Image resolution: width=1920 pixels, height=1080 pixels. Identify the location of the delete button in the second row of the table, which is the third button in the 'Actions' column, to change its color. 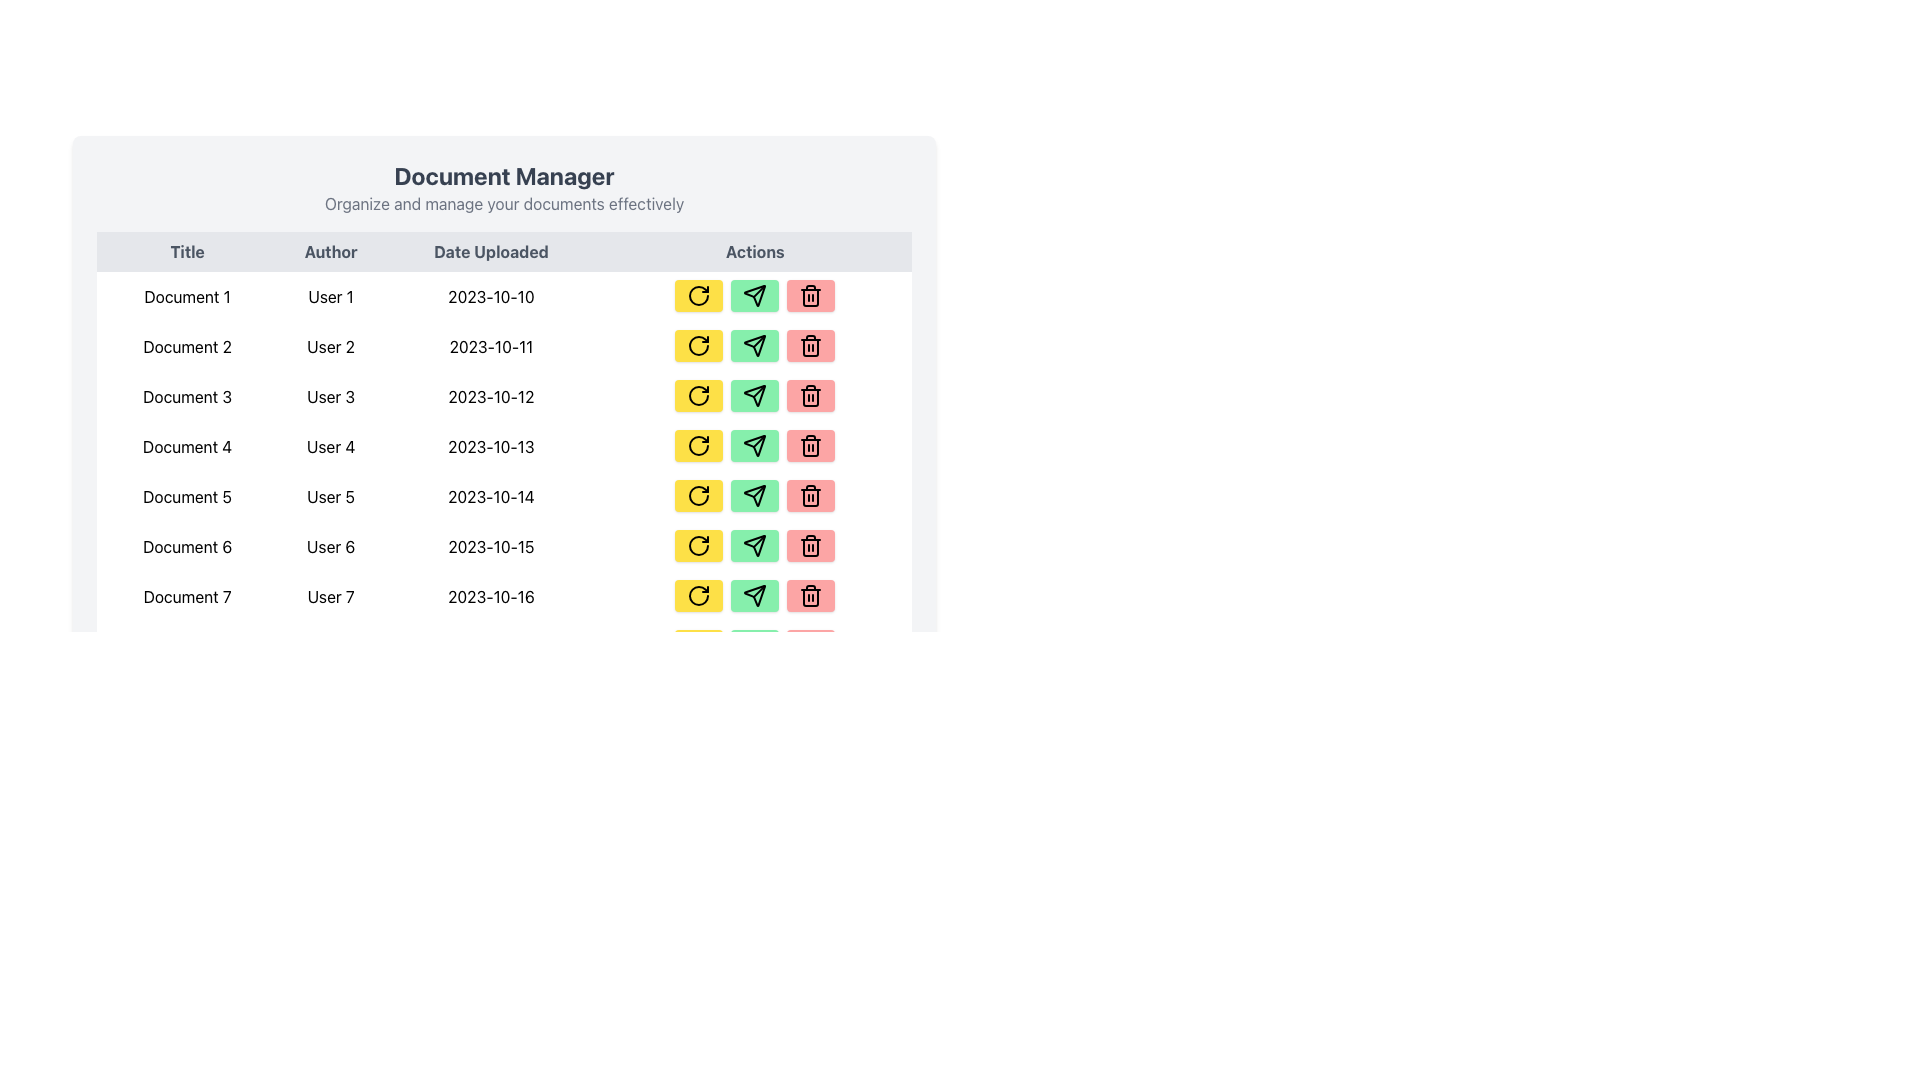
(811, 345).